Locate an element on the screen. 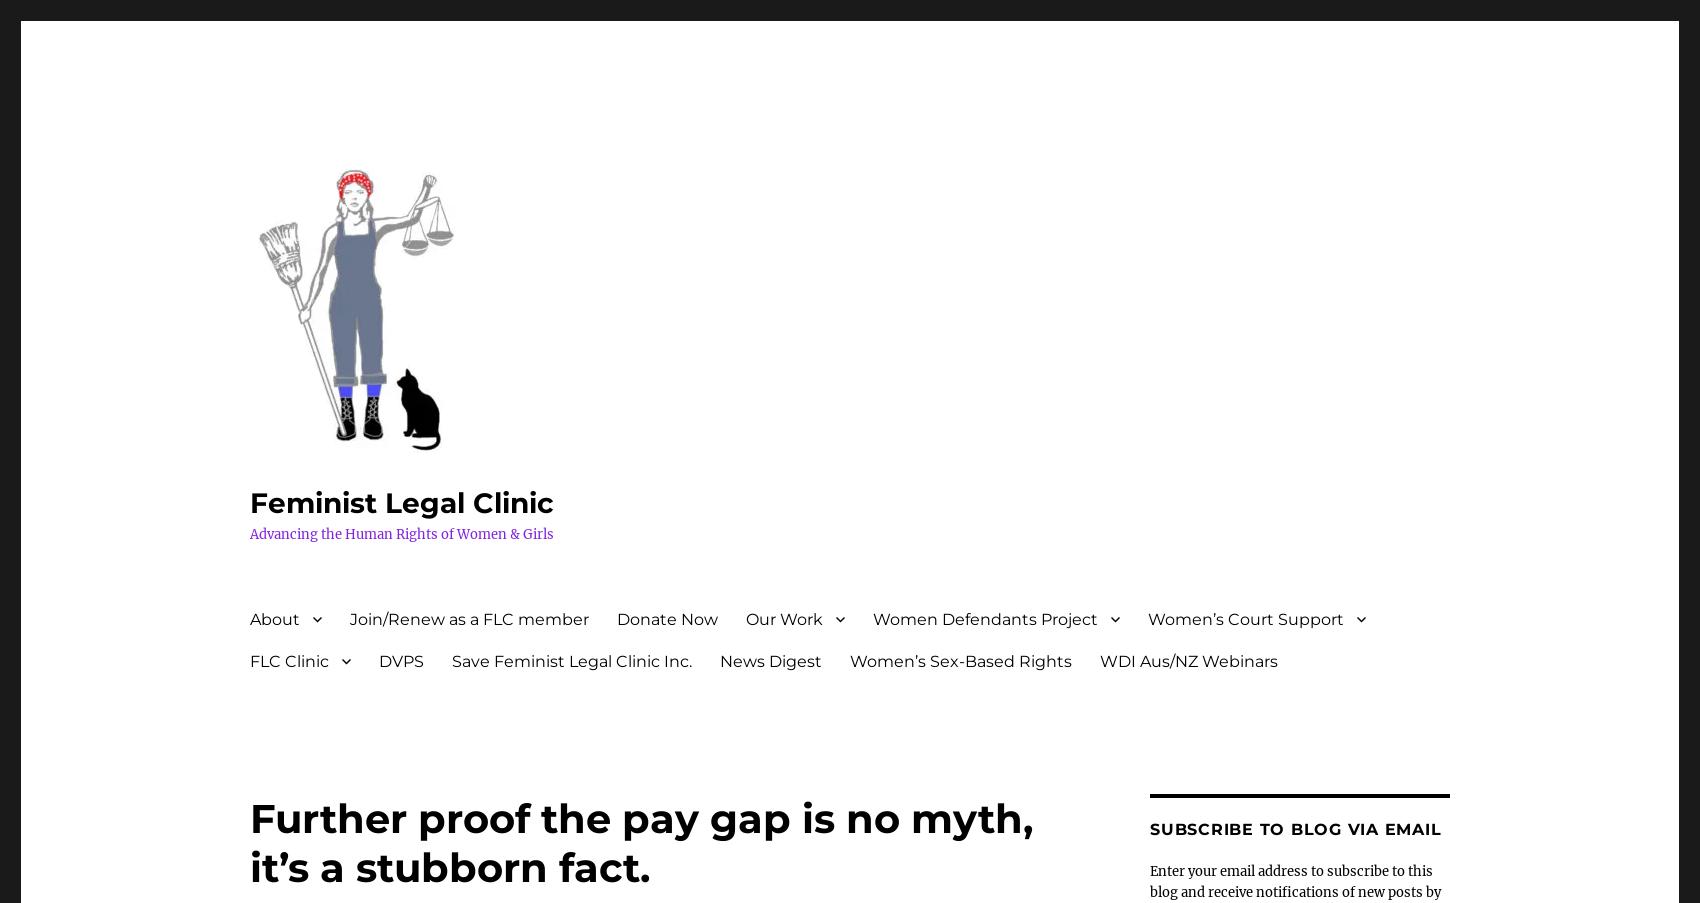 This screenshot has width=1700, height=903. 'Subscribe to Blog via Email' is located at coordinates (1150, 828).